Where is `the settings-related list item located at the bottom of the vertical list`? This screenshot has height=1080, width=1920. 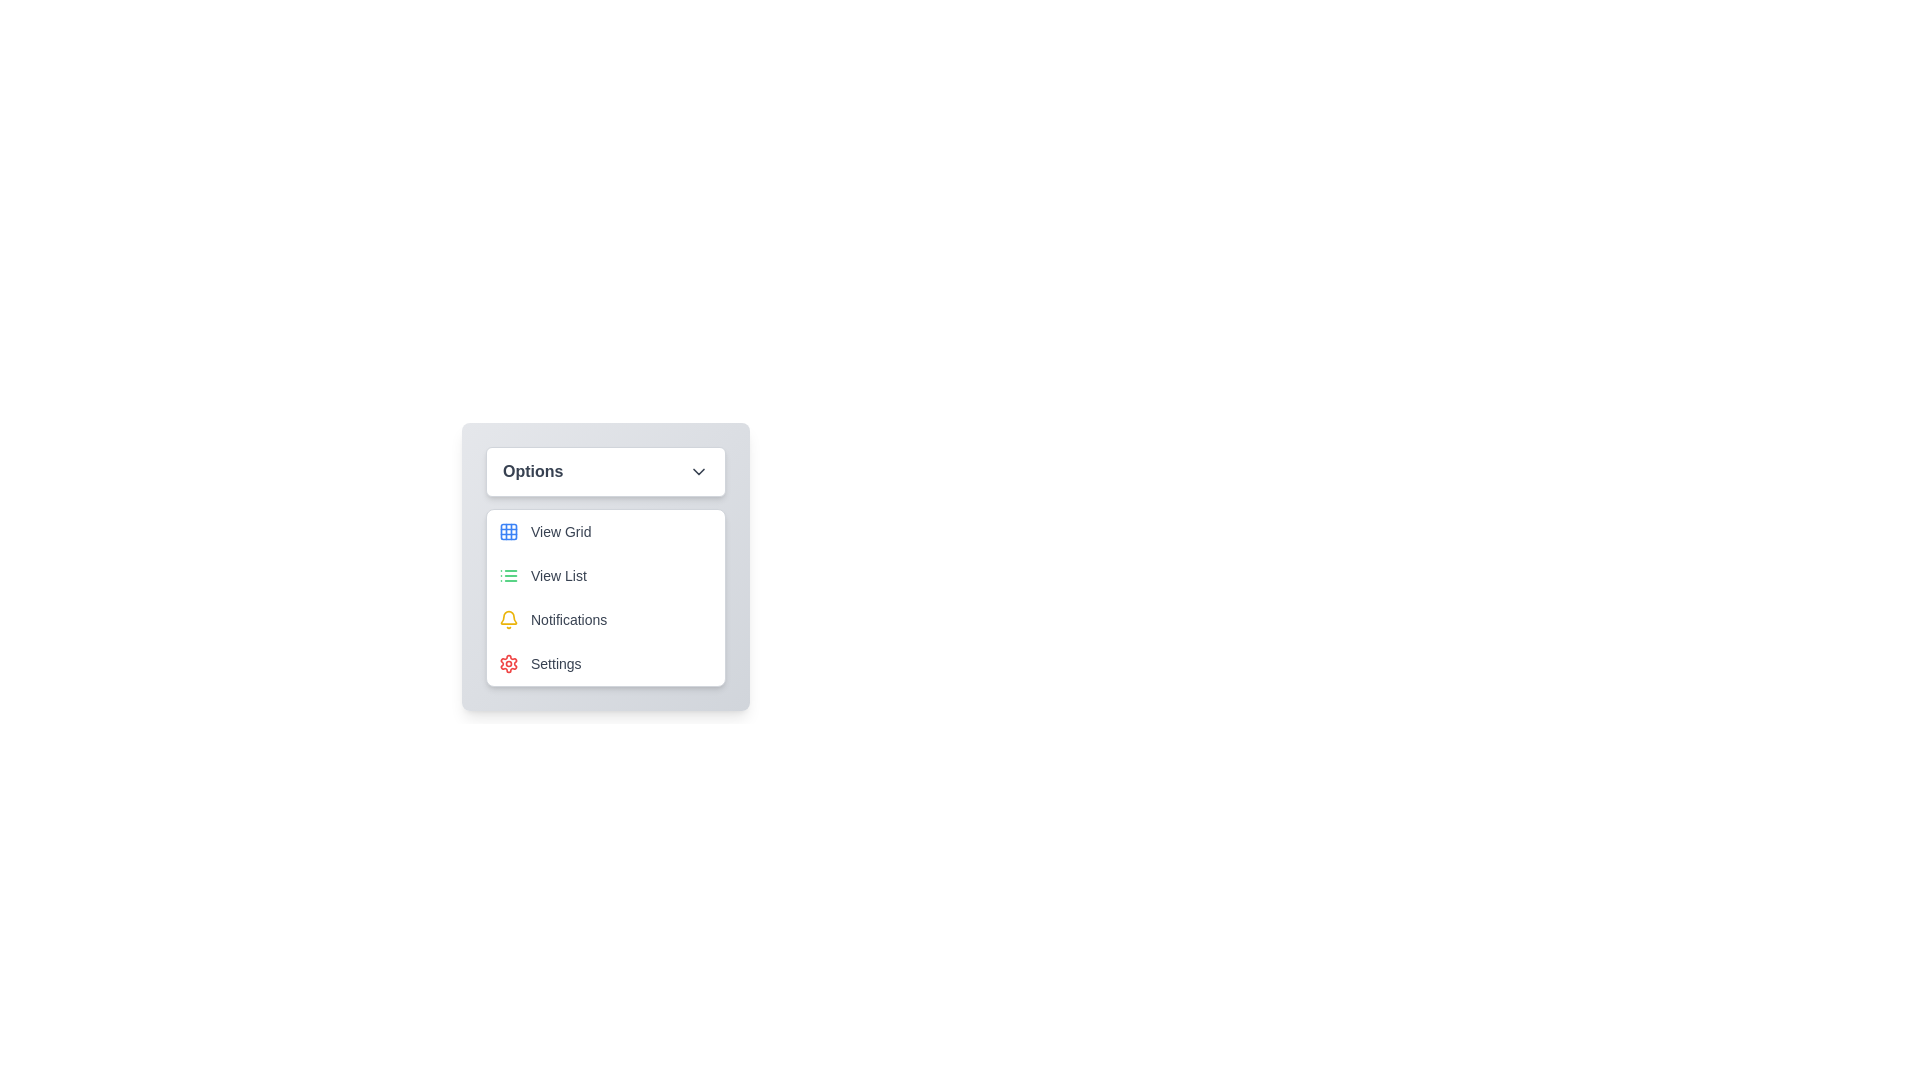
the settings-related list item located at the bottom of the vertical list is located at coordinates (604, 663).